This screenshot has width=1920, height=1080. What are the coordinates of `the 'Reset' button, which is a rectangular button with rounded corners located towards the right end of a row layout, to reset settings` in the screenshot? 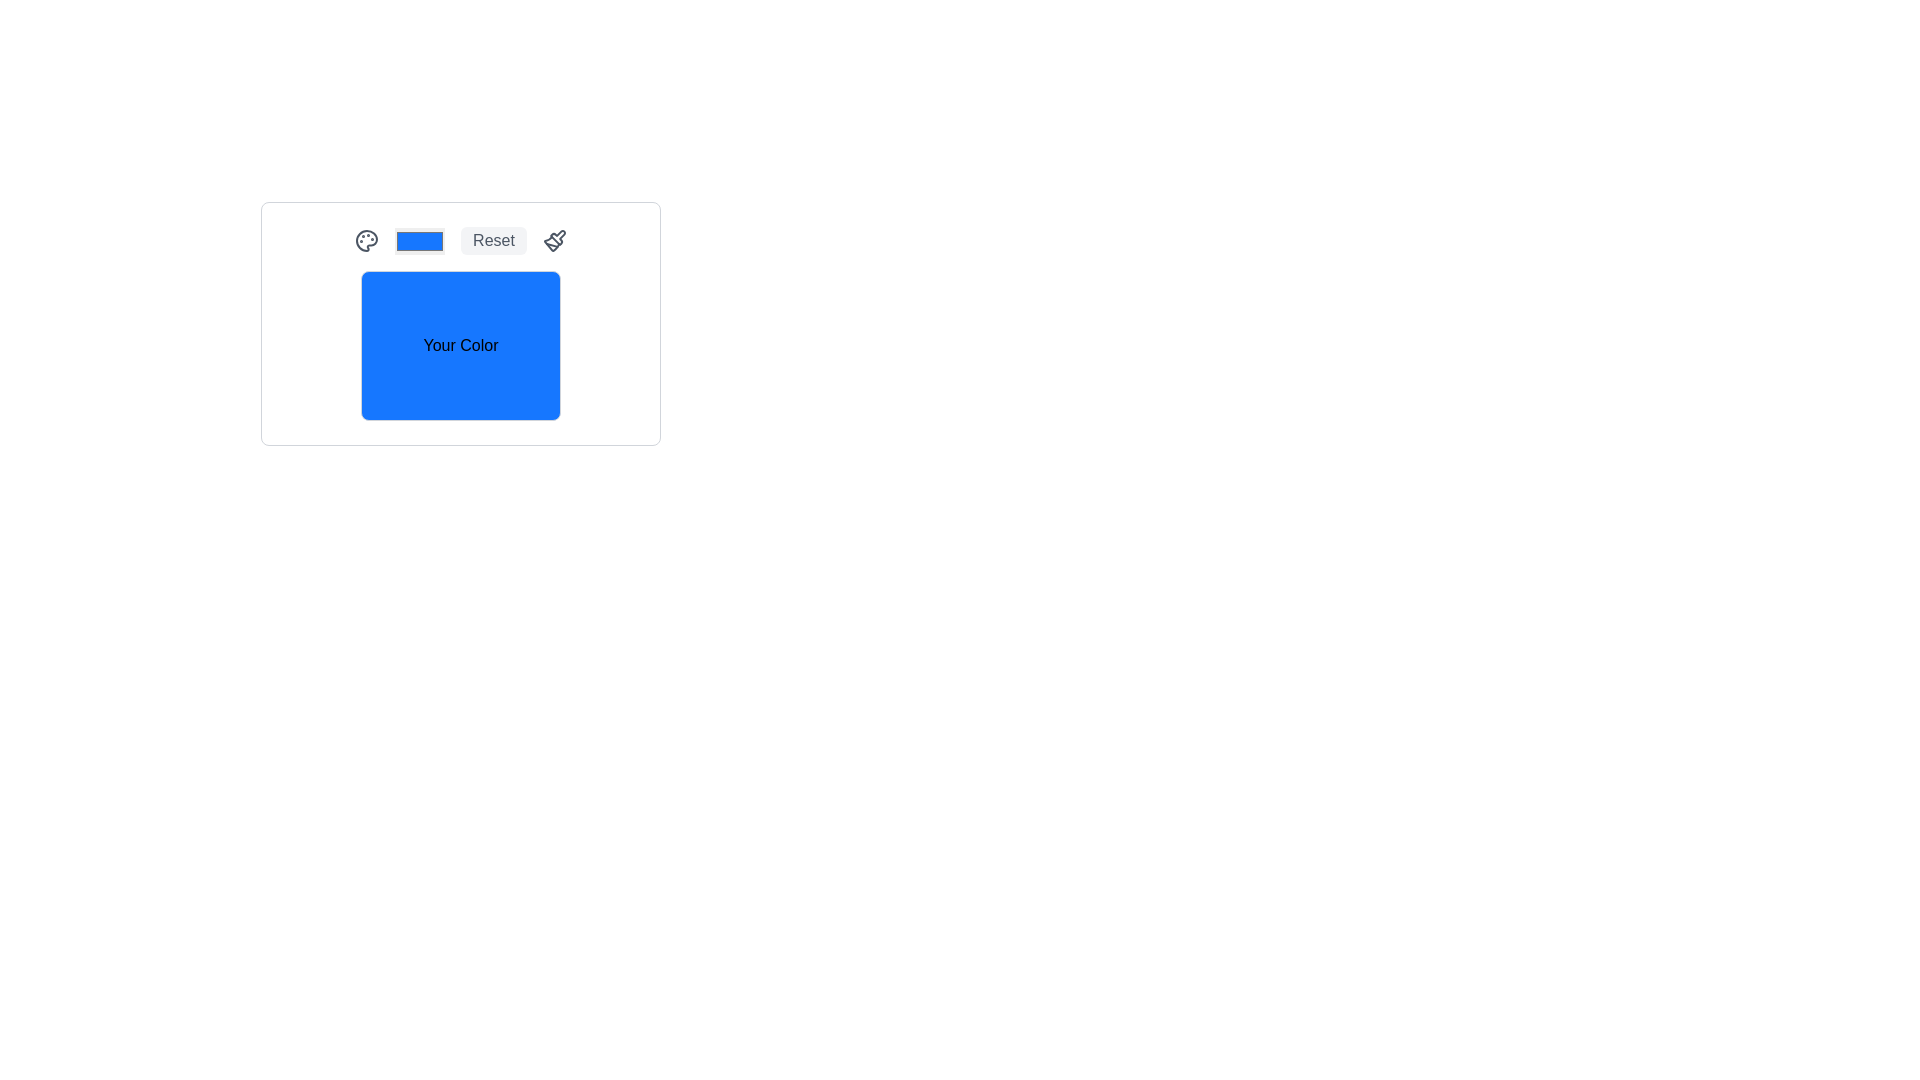 It's located at (494, 239).